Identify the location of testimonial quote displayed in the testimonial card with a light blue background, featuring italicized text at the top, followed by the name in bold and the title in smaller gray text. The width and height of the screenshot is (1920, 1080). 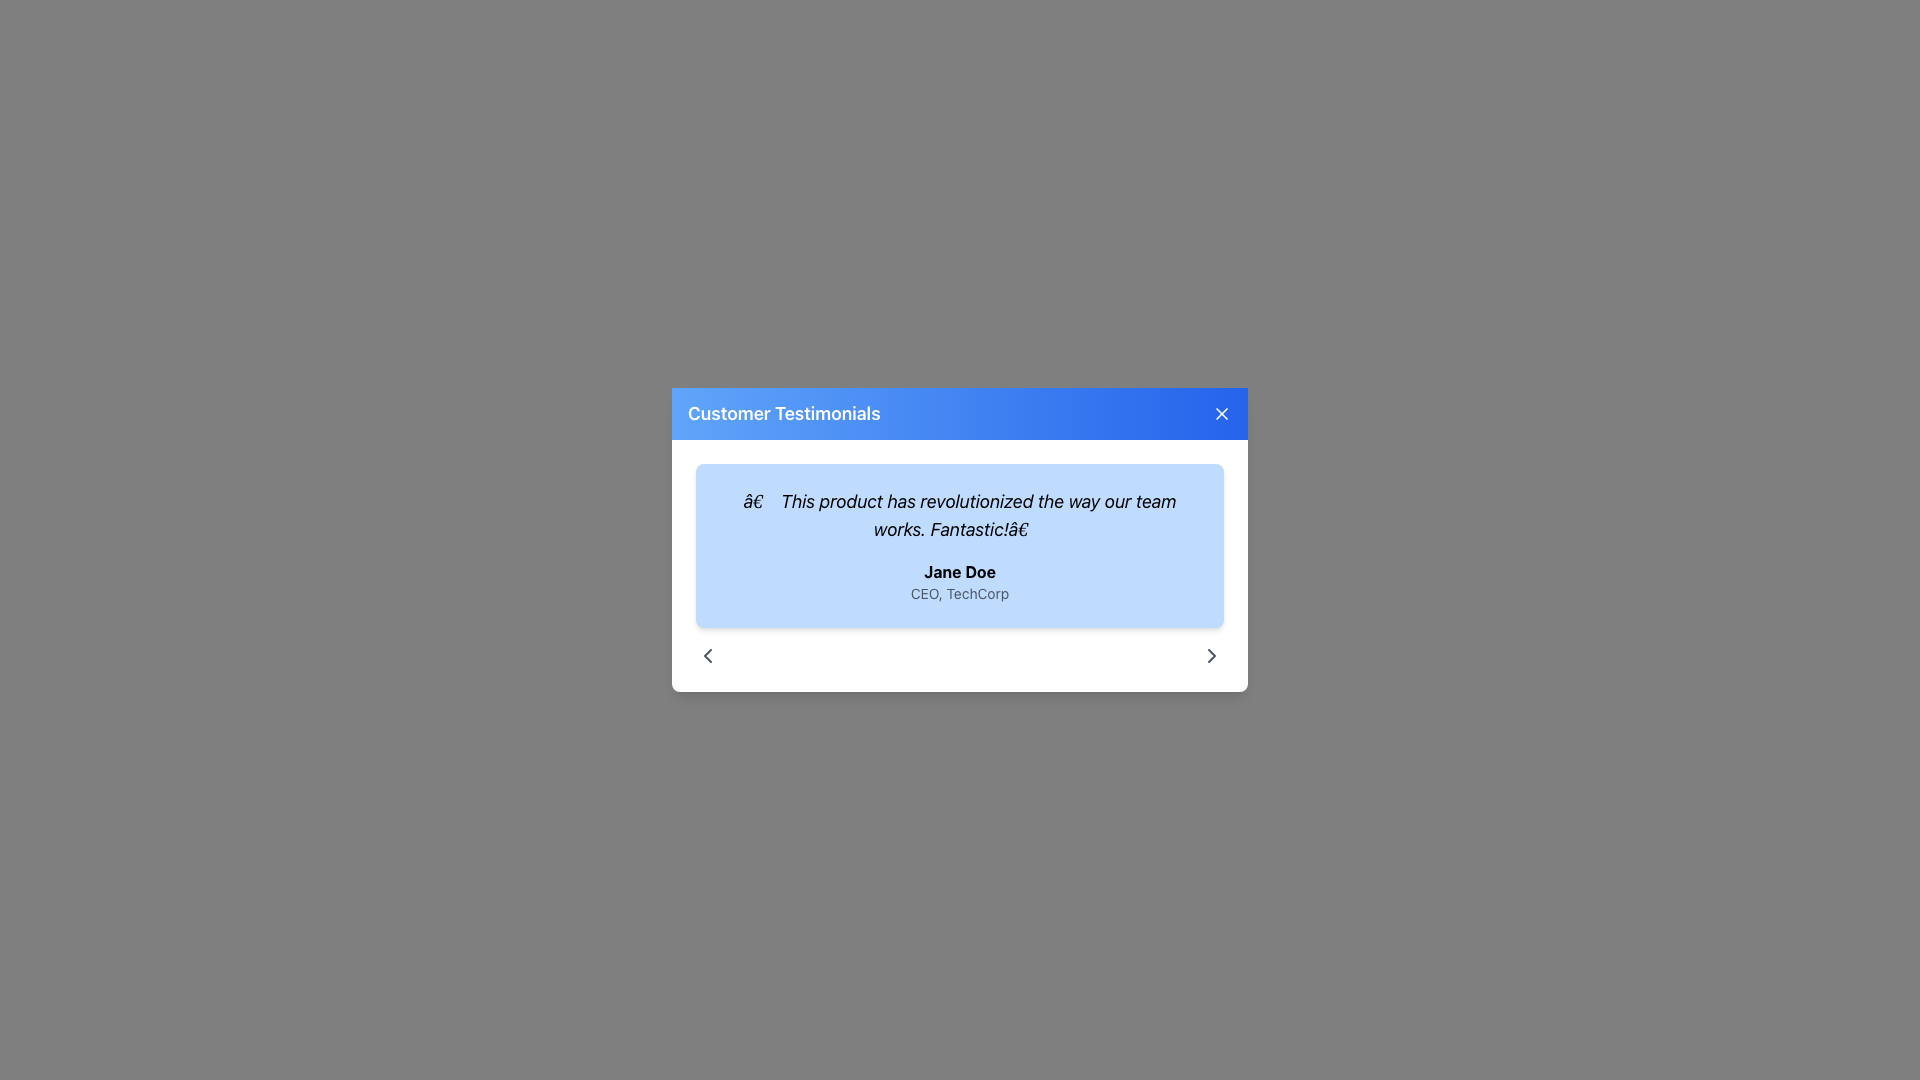
(960, 546).